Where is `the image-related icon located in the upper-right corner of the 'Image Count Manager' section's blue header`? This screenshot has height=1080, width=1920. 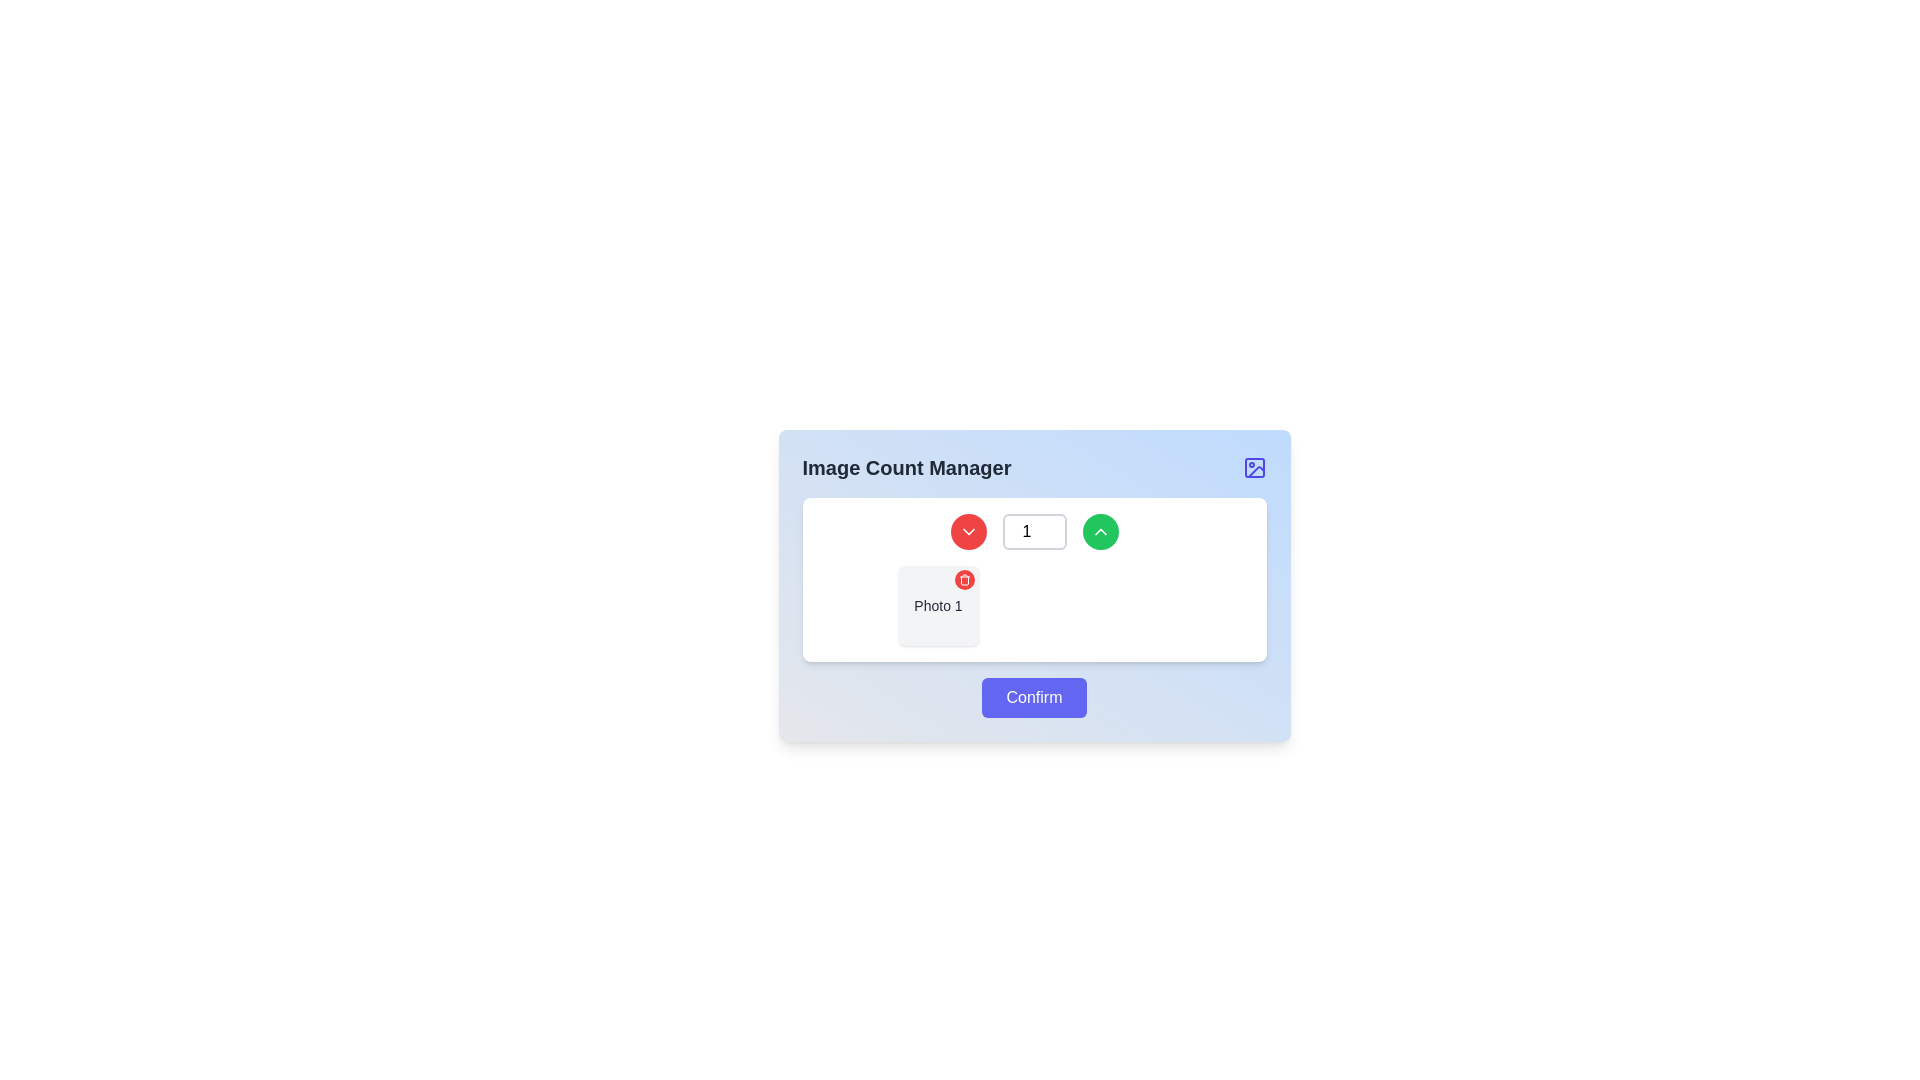 the image-related icon located in the upper-right corner of the 'Image Count Manager' section's blue header is located at coordinates (1253, 467).